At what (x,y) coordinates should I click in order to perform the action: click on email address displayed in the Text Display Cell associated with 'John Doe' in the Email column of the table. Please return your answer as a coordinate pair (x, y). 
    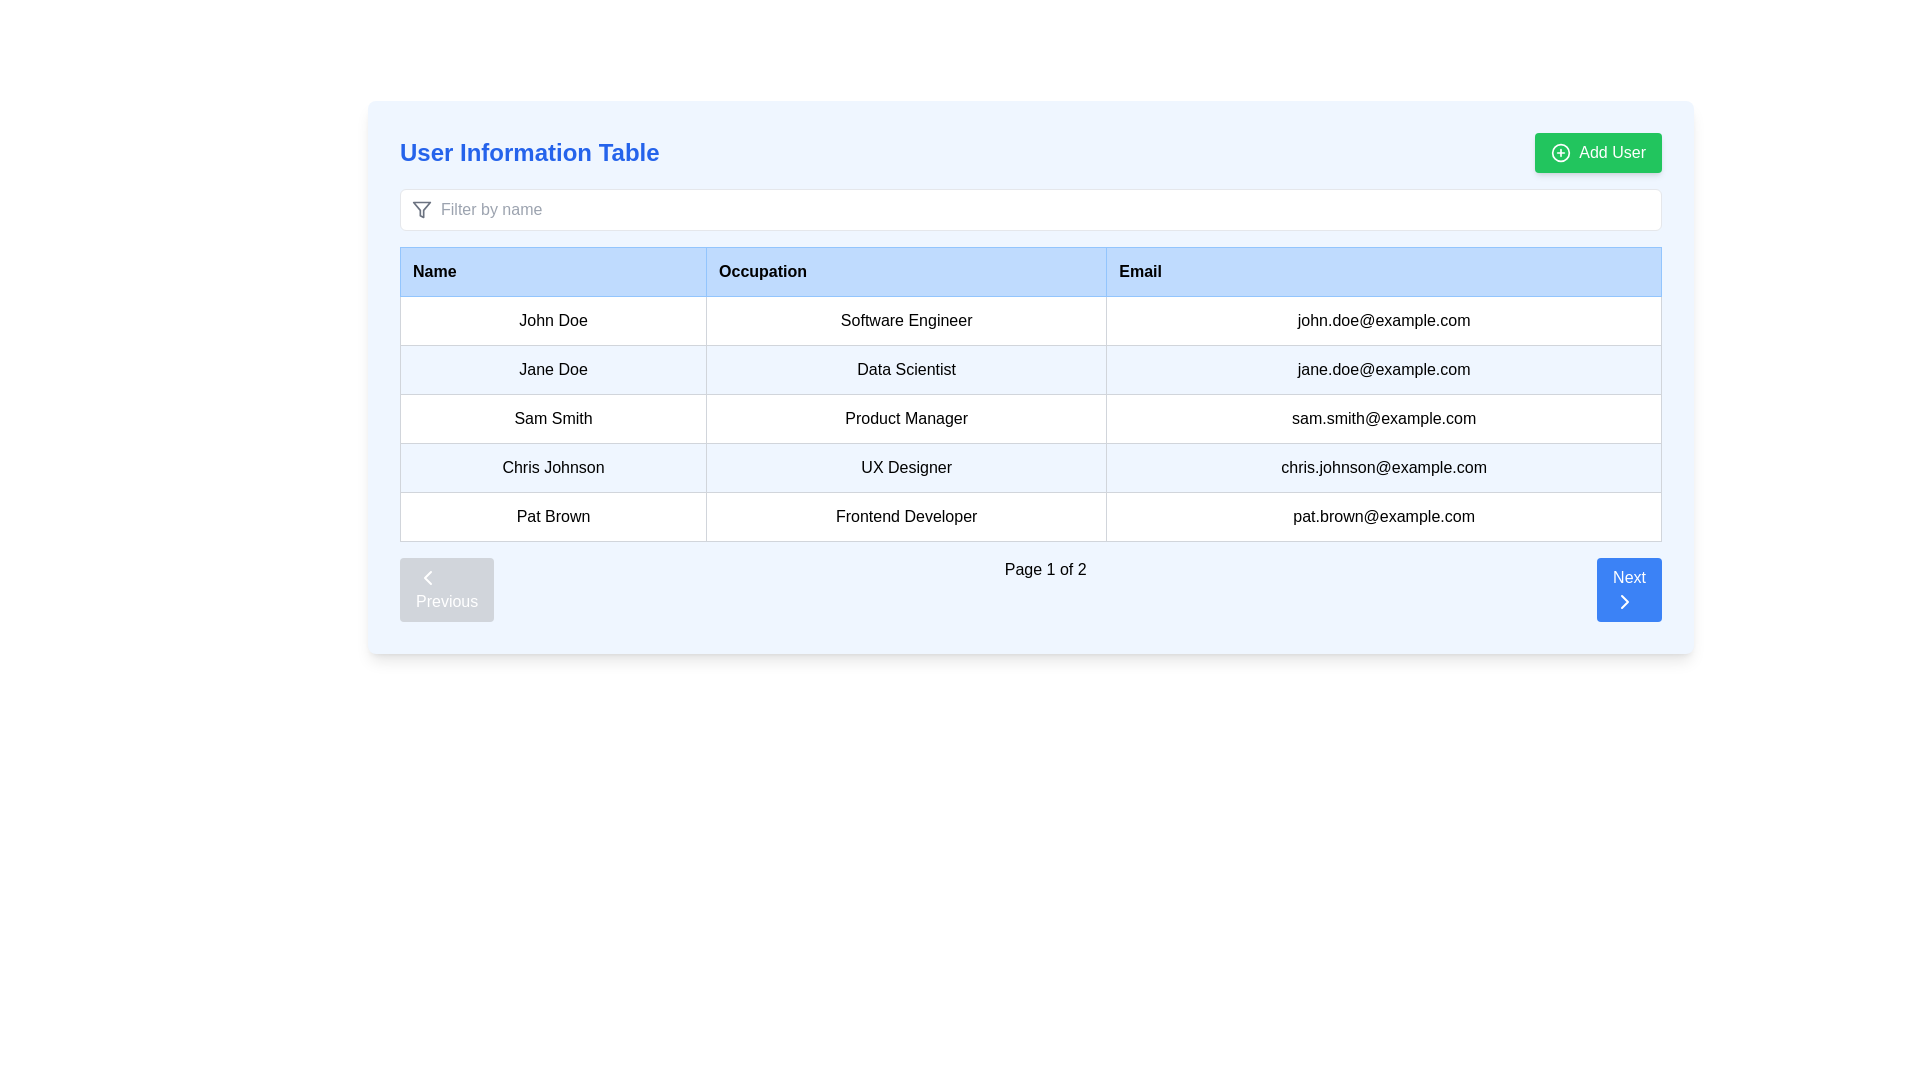
    Looking at the image, I should click on (1383, 319).